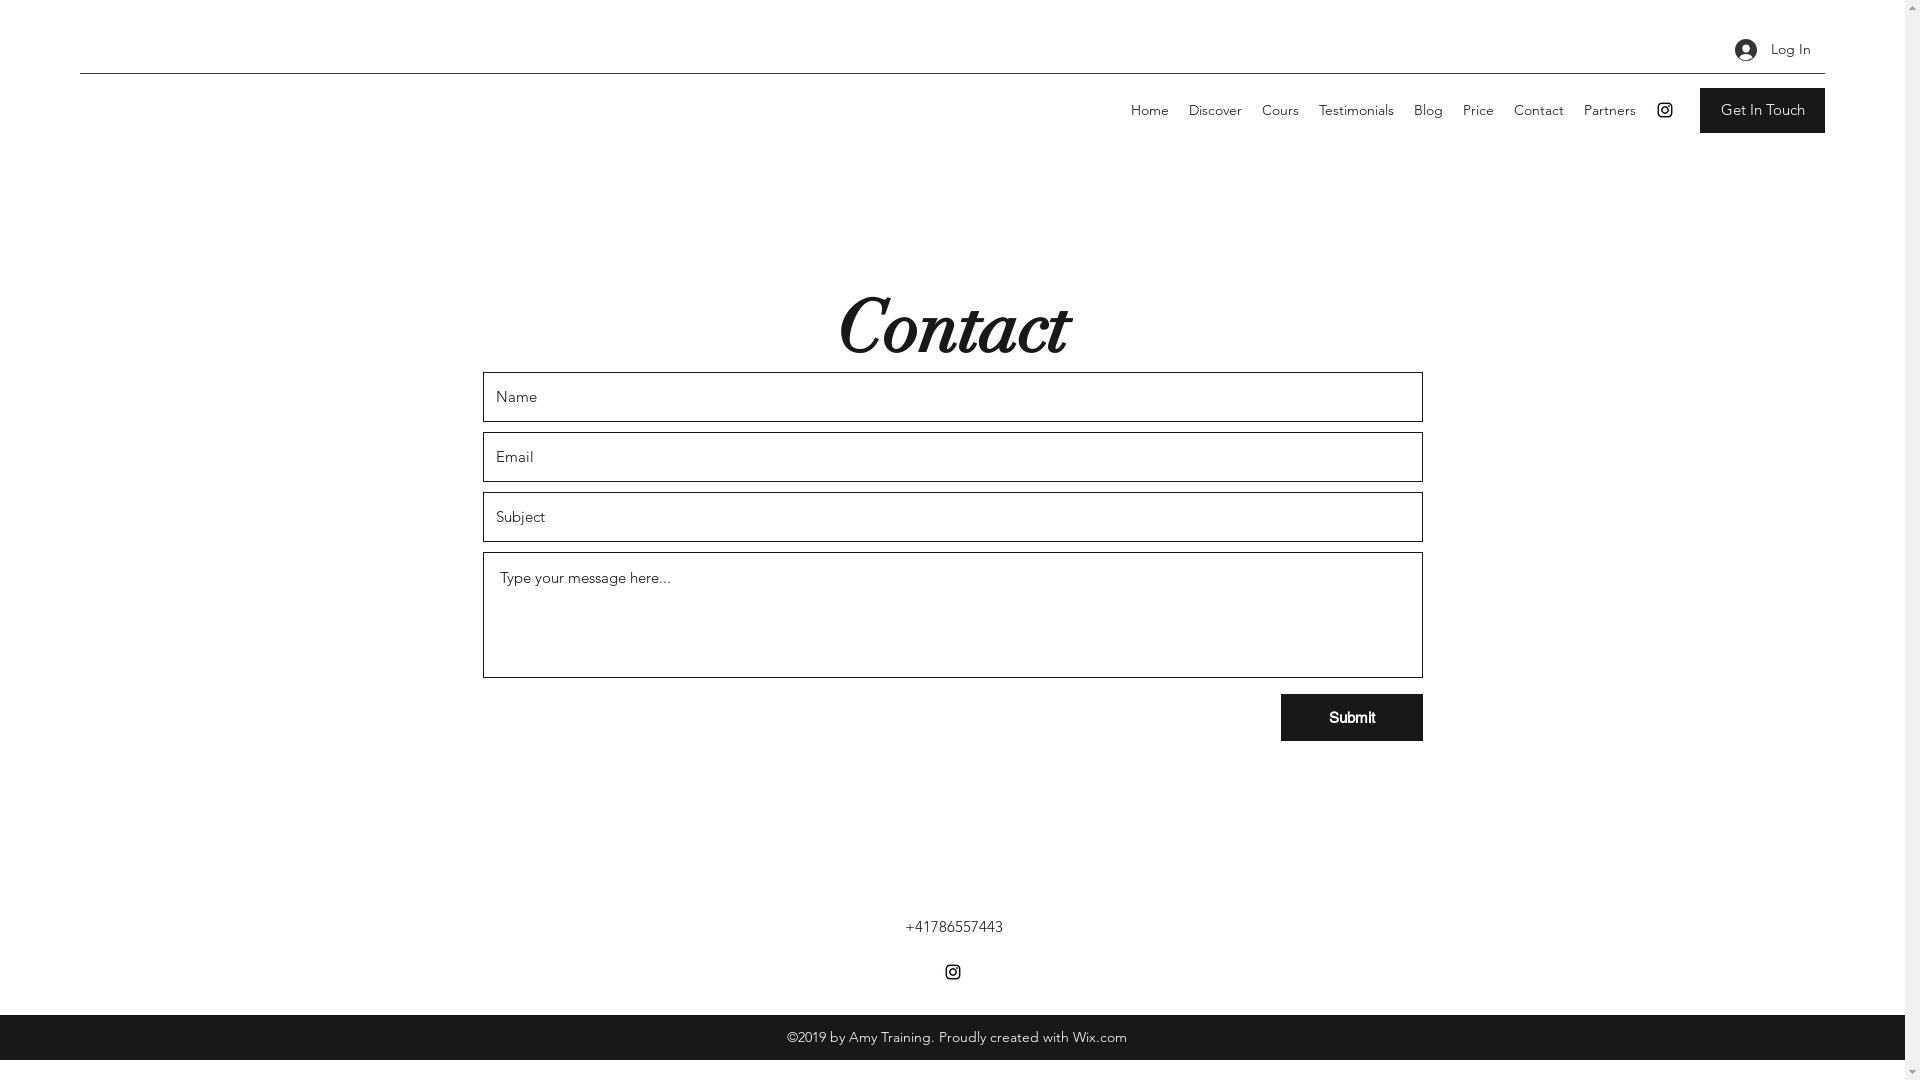  I want to click on 'Blog', so click(1427, 110).